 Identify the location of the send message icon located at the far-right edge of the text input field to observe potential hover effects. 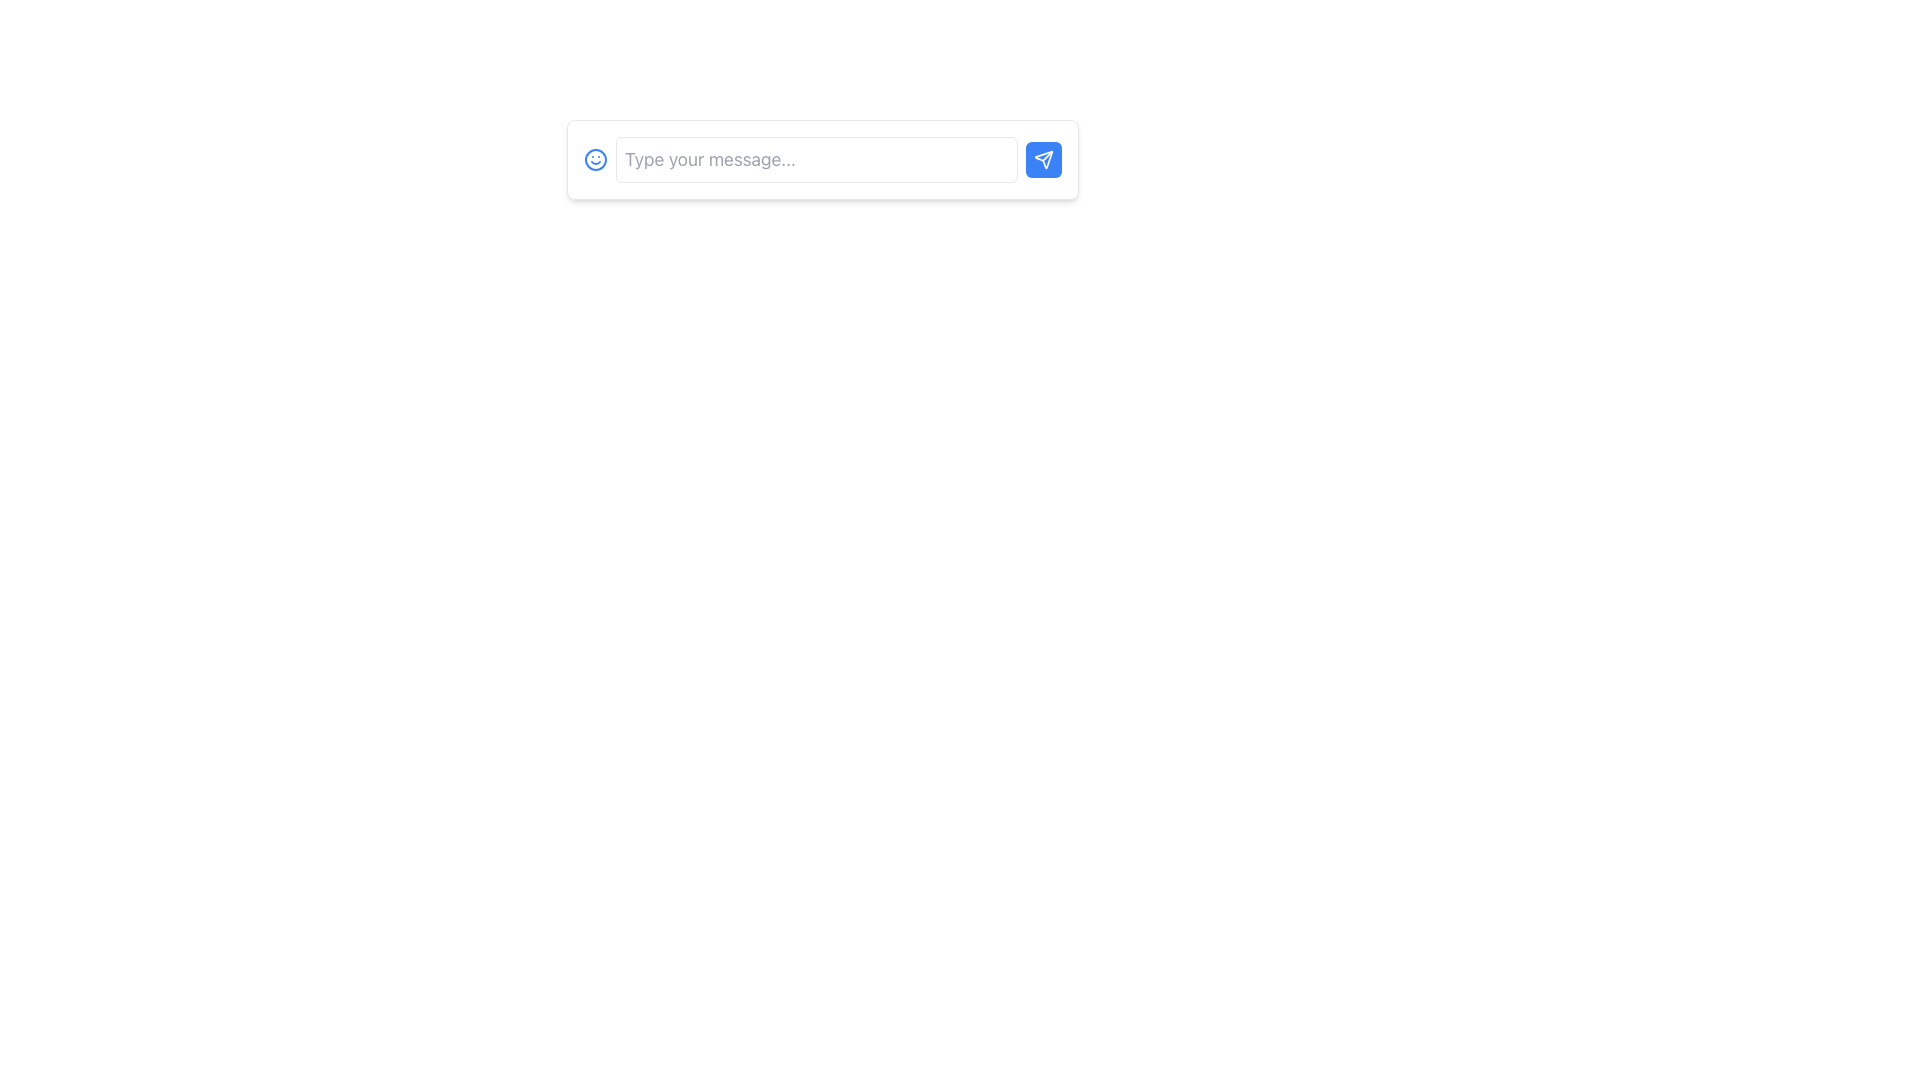
(1042, 158).